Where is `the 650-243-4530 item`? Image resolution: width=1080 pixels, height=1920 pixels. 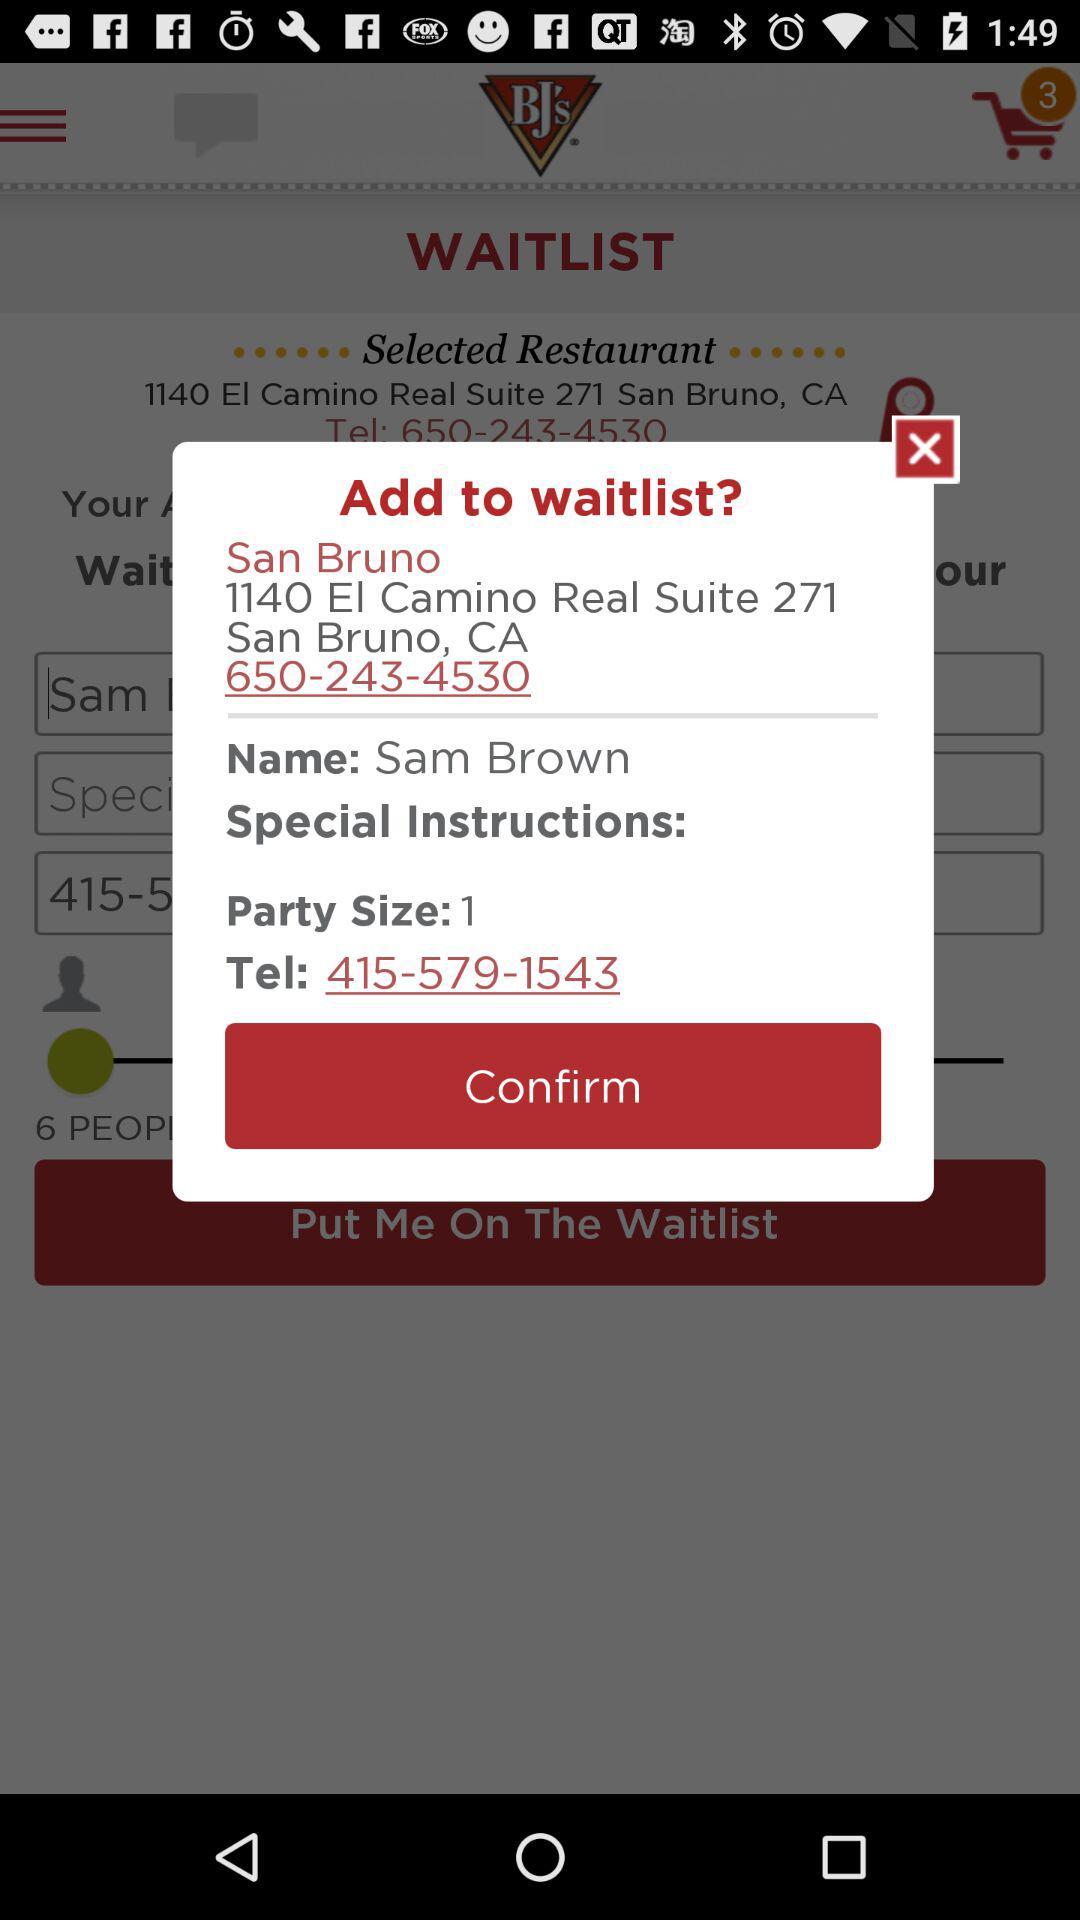
the 650-243-4530 item is located at coordinates (378, 675).